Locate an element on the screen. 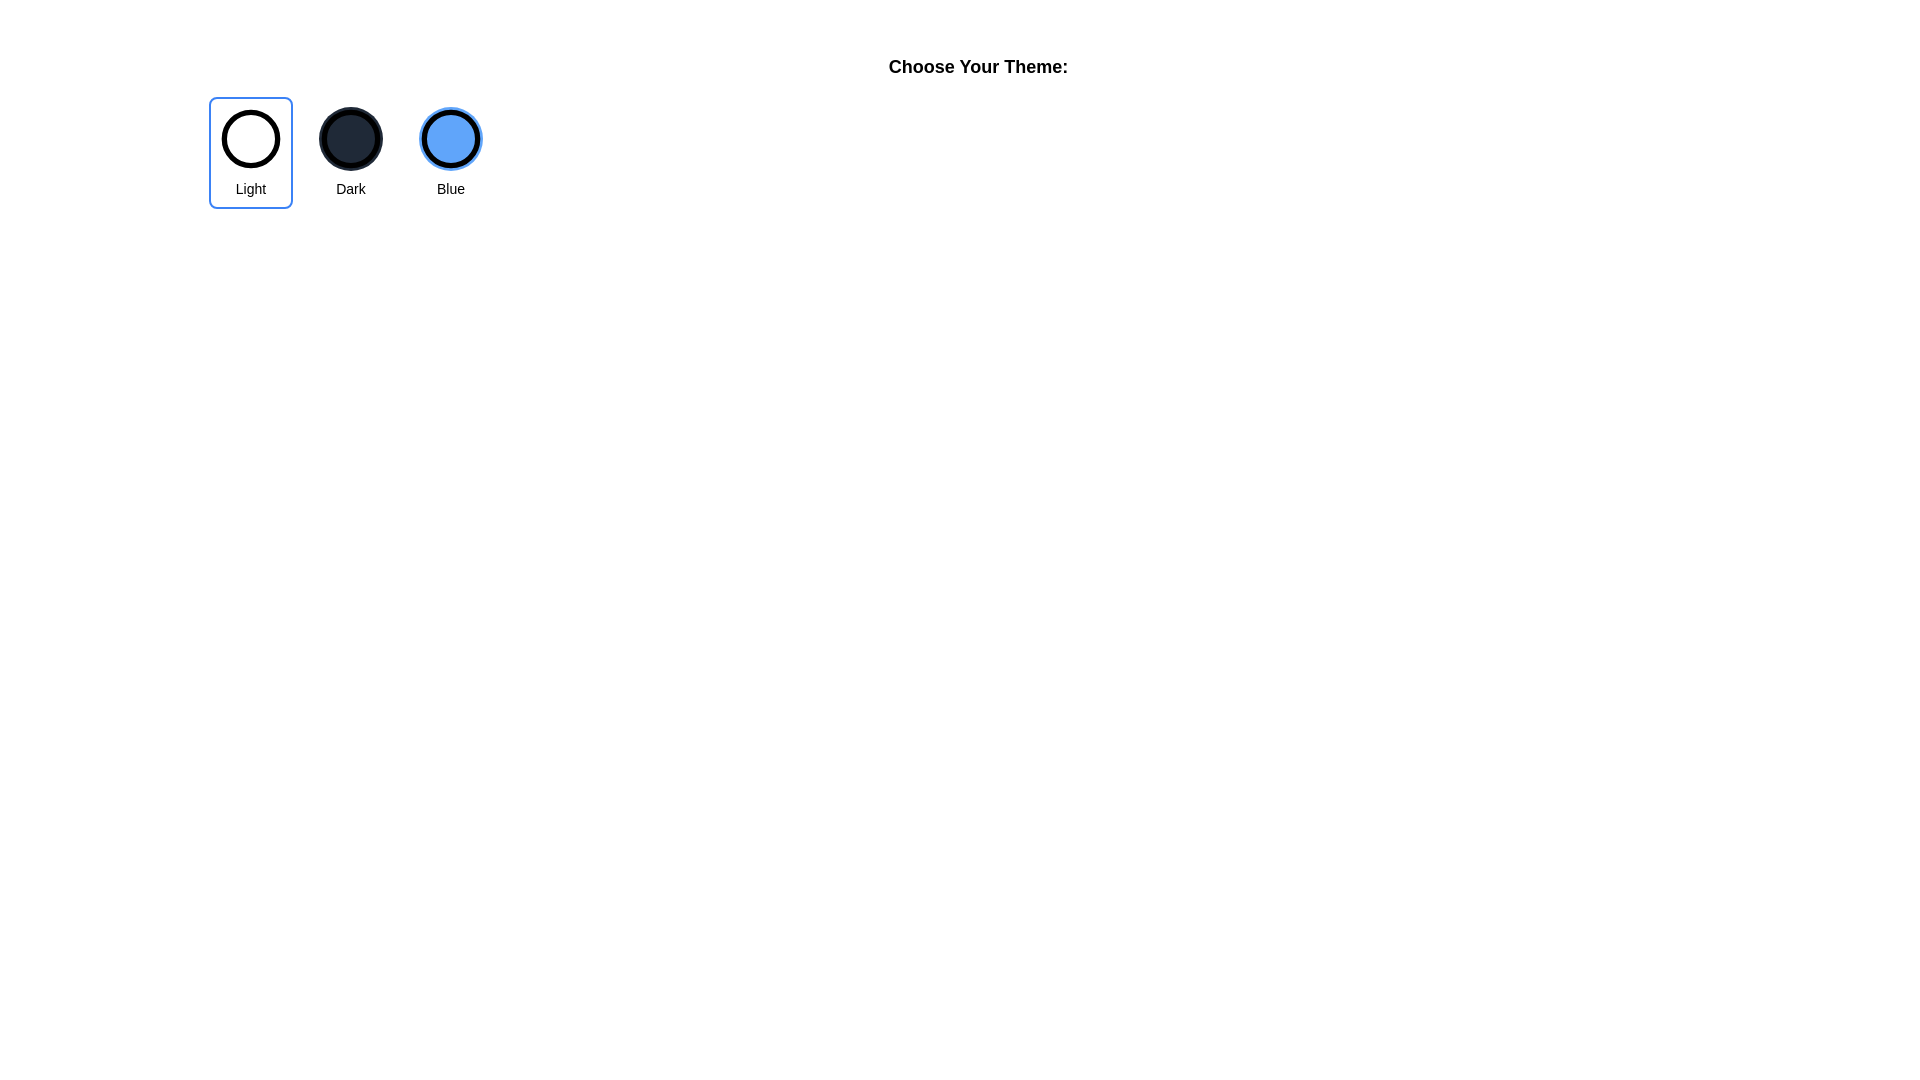 This screenshot has height=1080, width=1920. the 'Light' theme button located at the leftmost position of the theme selection row is located at coordinates (249, 152).